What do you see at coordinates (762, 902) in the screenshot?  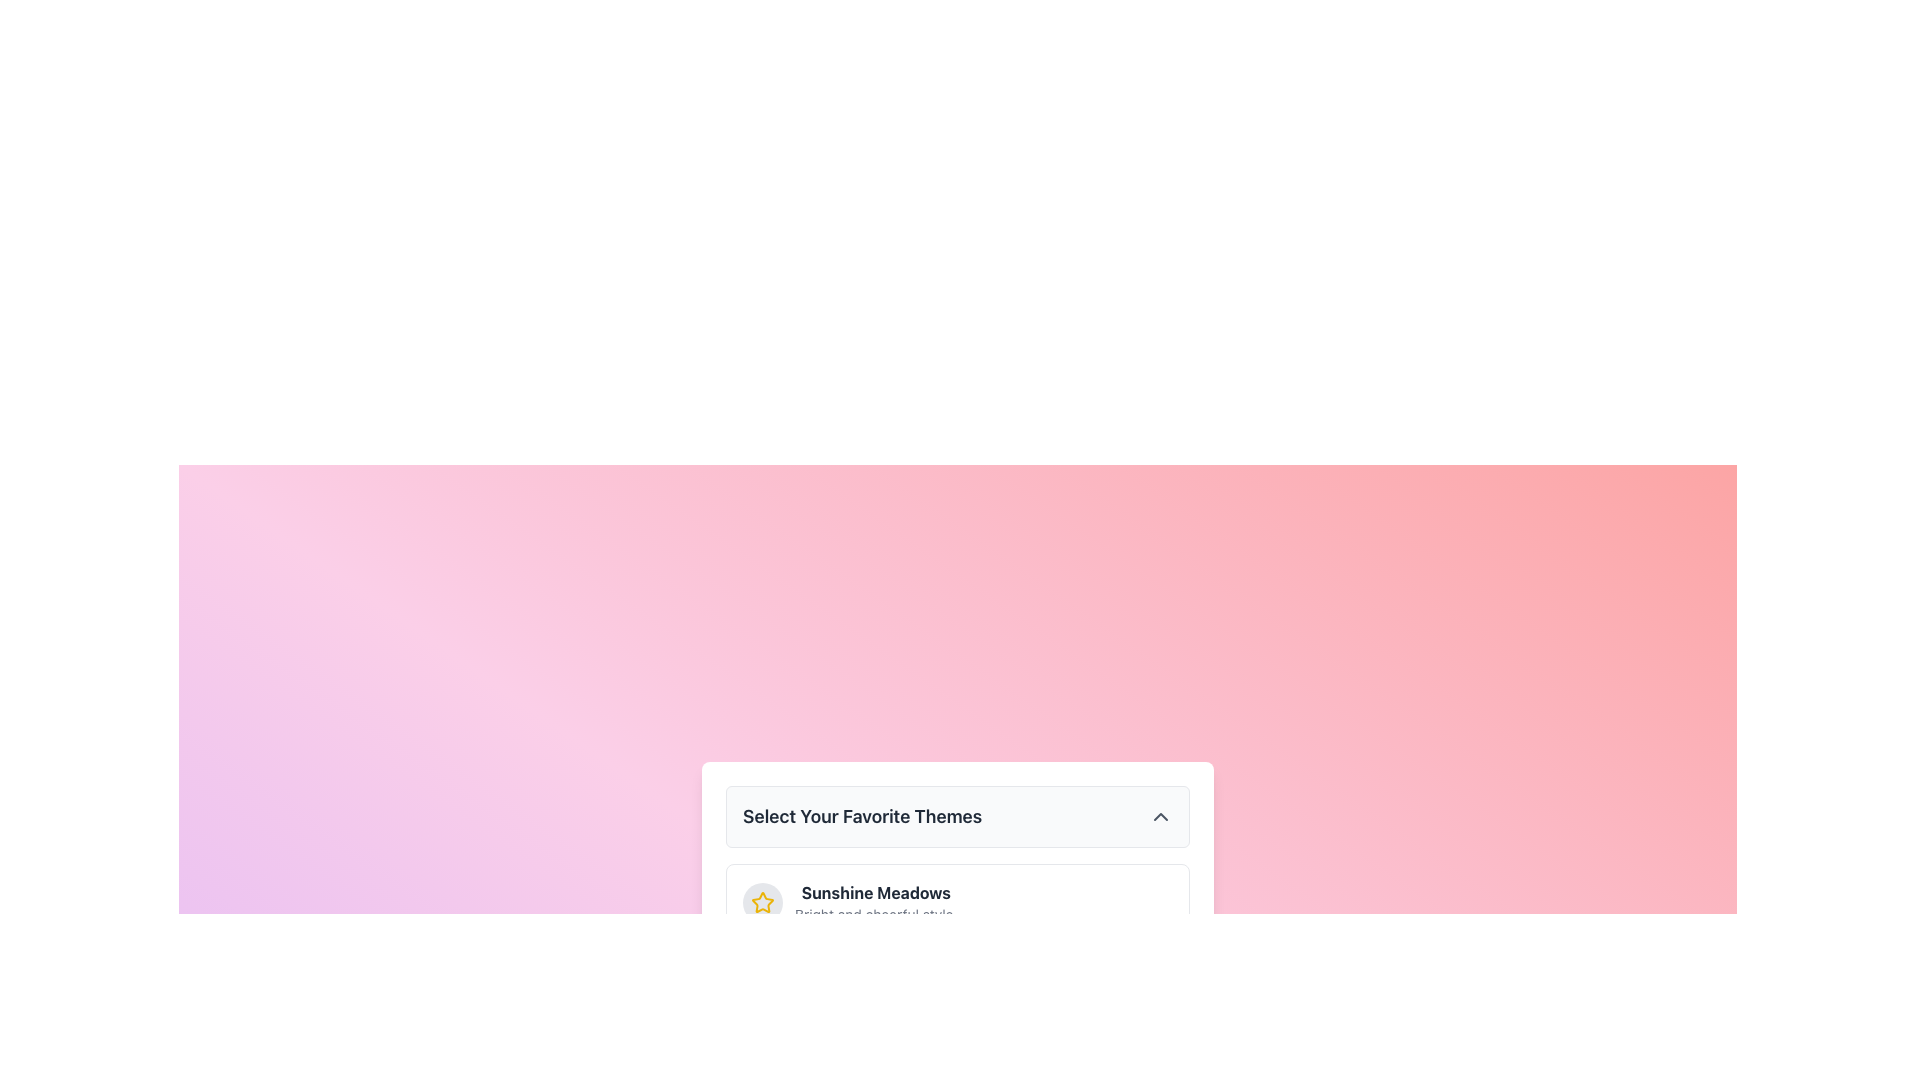 I see `the yellow star-shaped icon within the circular button to favorite or rate the item labeled 'Sunshine Meadows'` at bounding box center [762, 902].